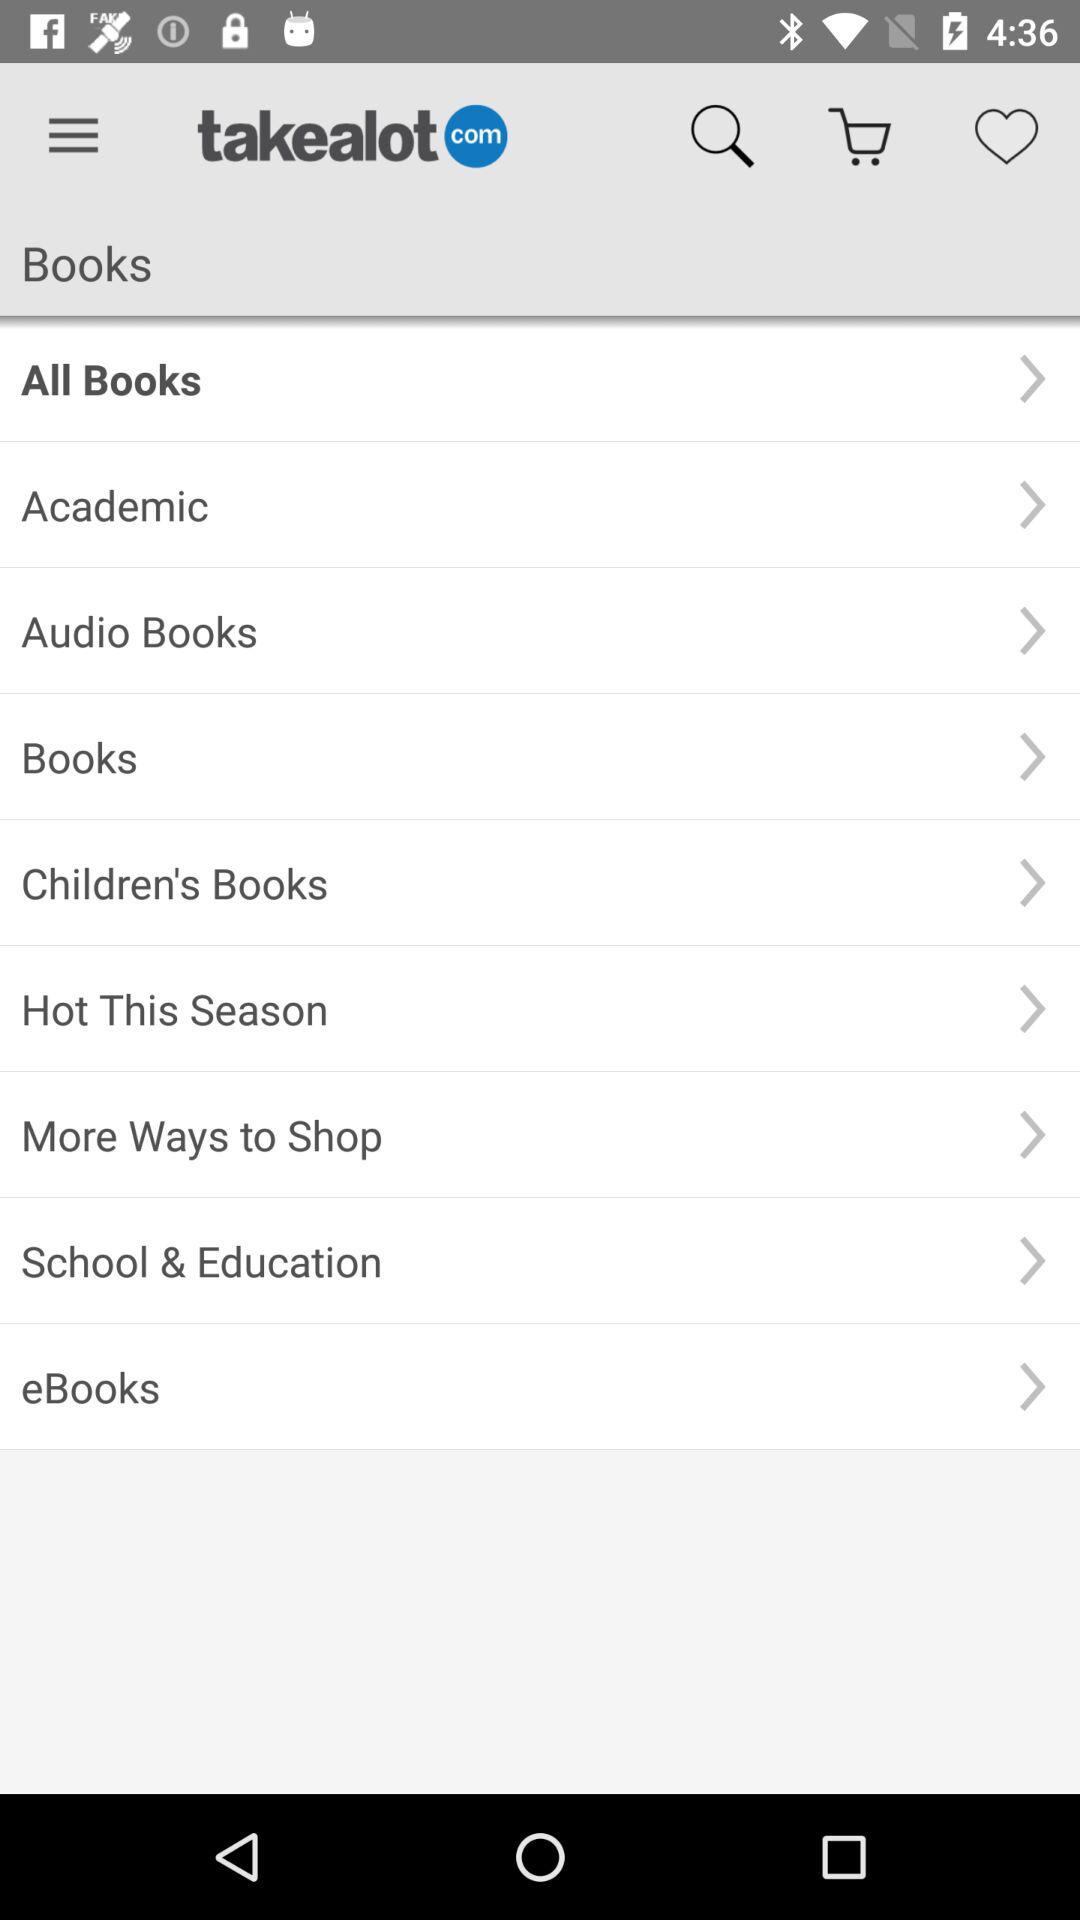 This screenshot has height=1920, width=1080. What do you see at coordinates (502, 1134) in the screenshot?
I see `the icon above the school & education icon` at bounding box center [502, 1134].